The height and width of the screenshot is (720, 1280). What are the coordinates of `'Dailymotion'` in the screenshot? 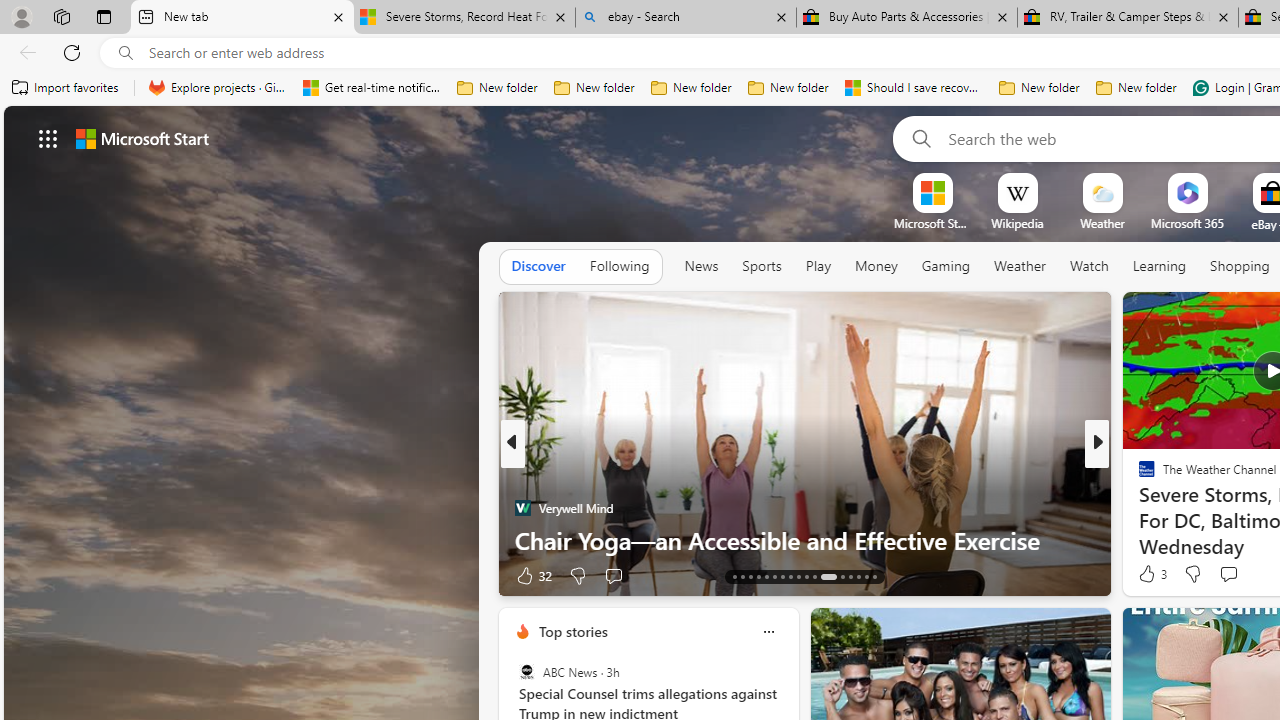 It's located at (1138, 506).